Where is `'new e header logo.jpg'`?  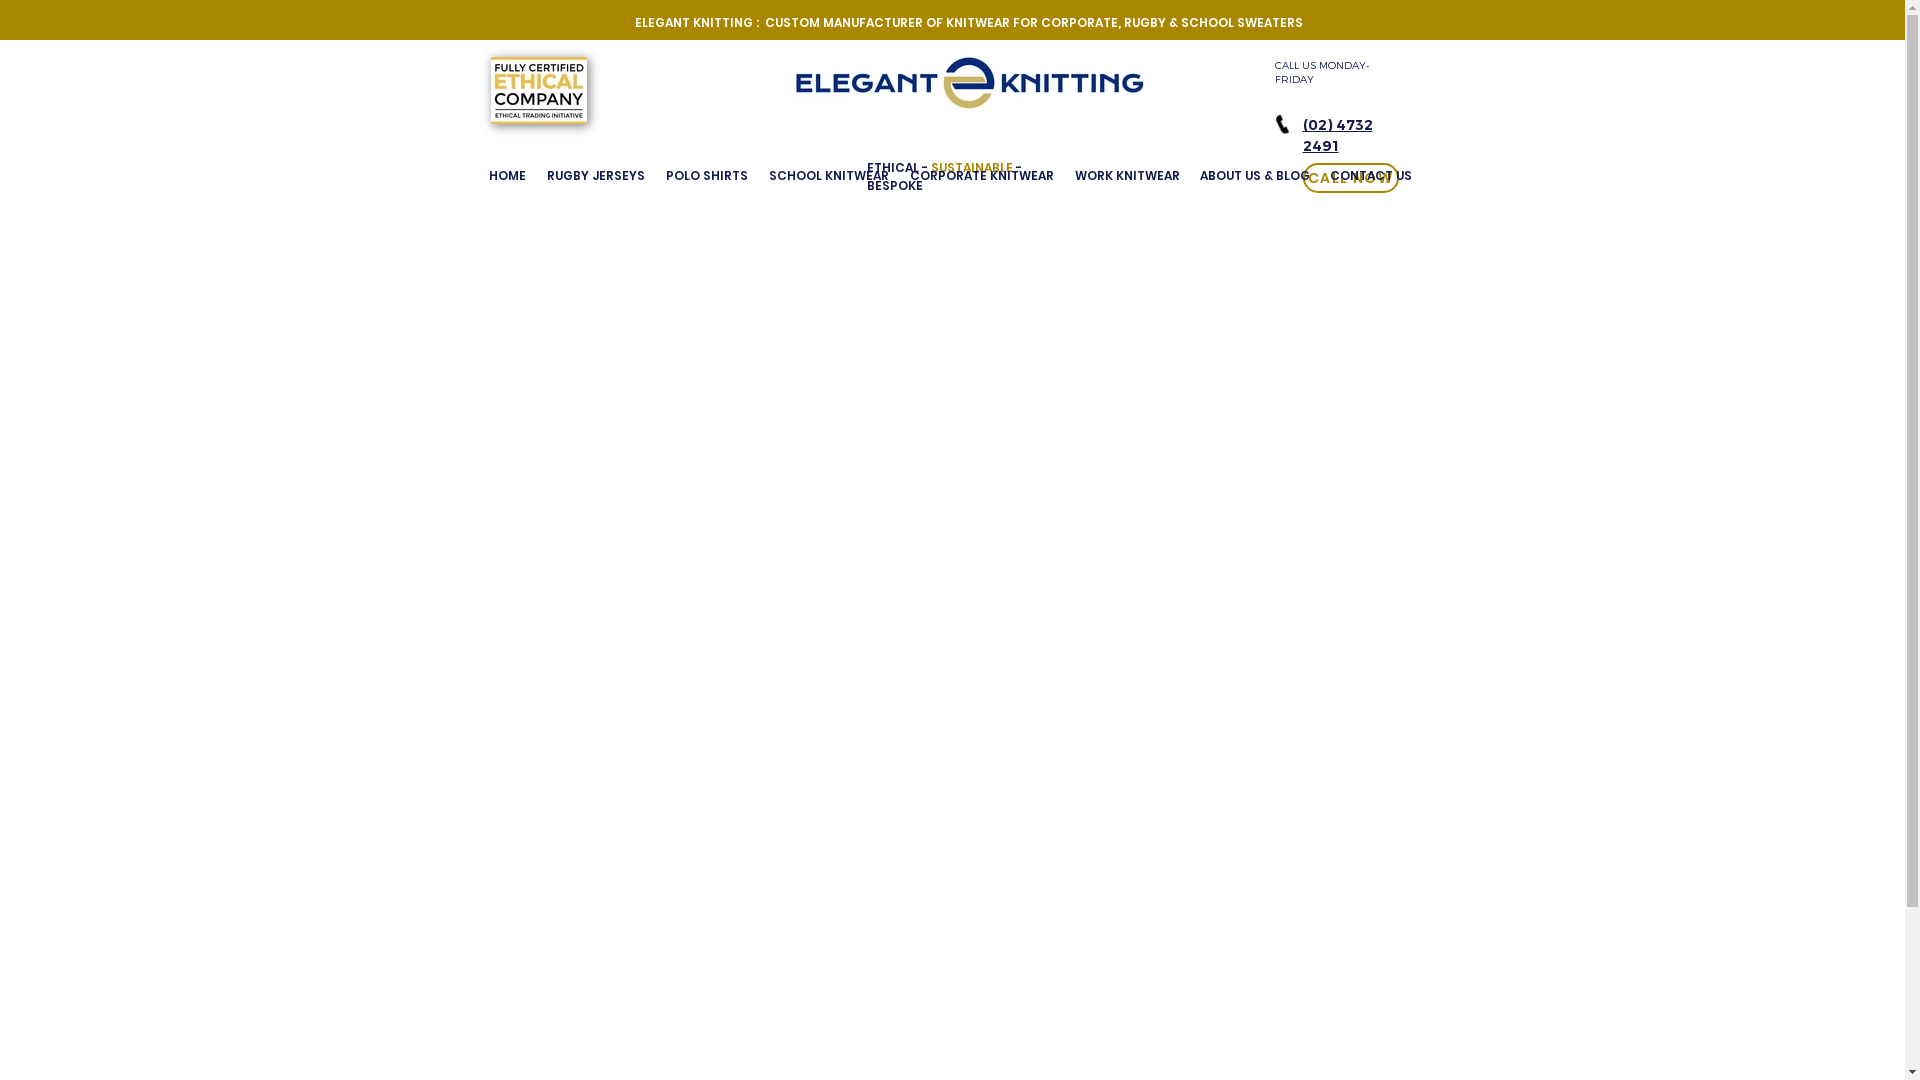
'new e header logo.jpg' is located at coordinates (792, 82).